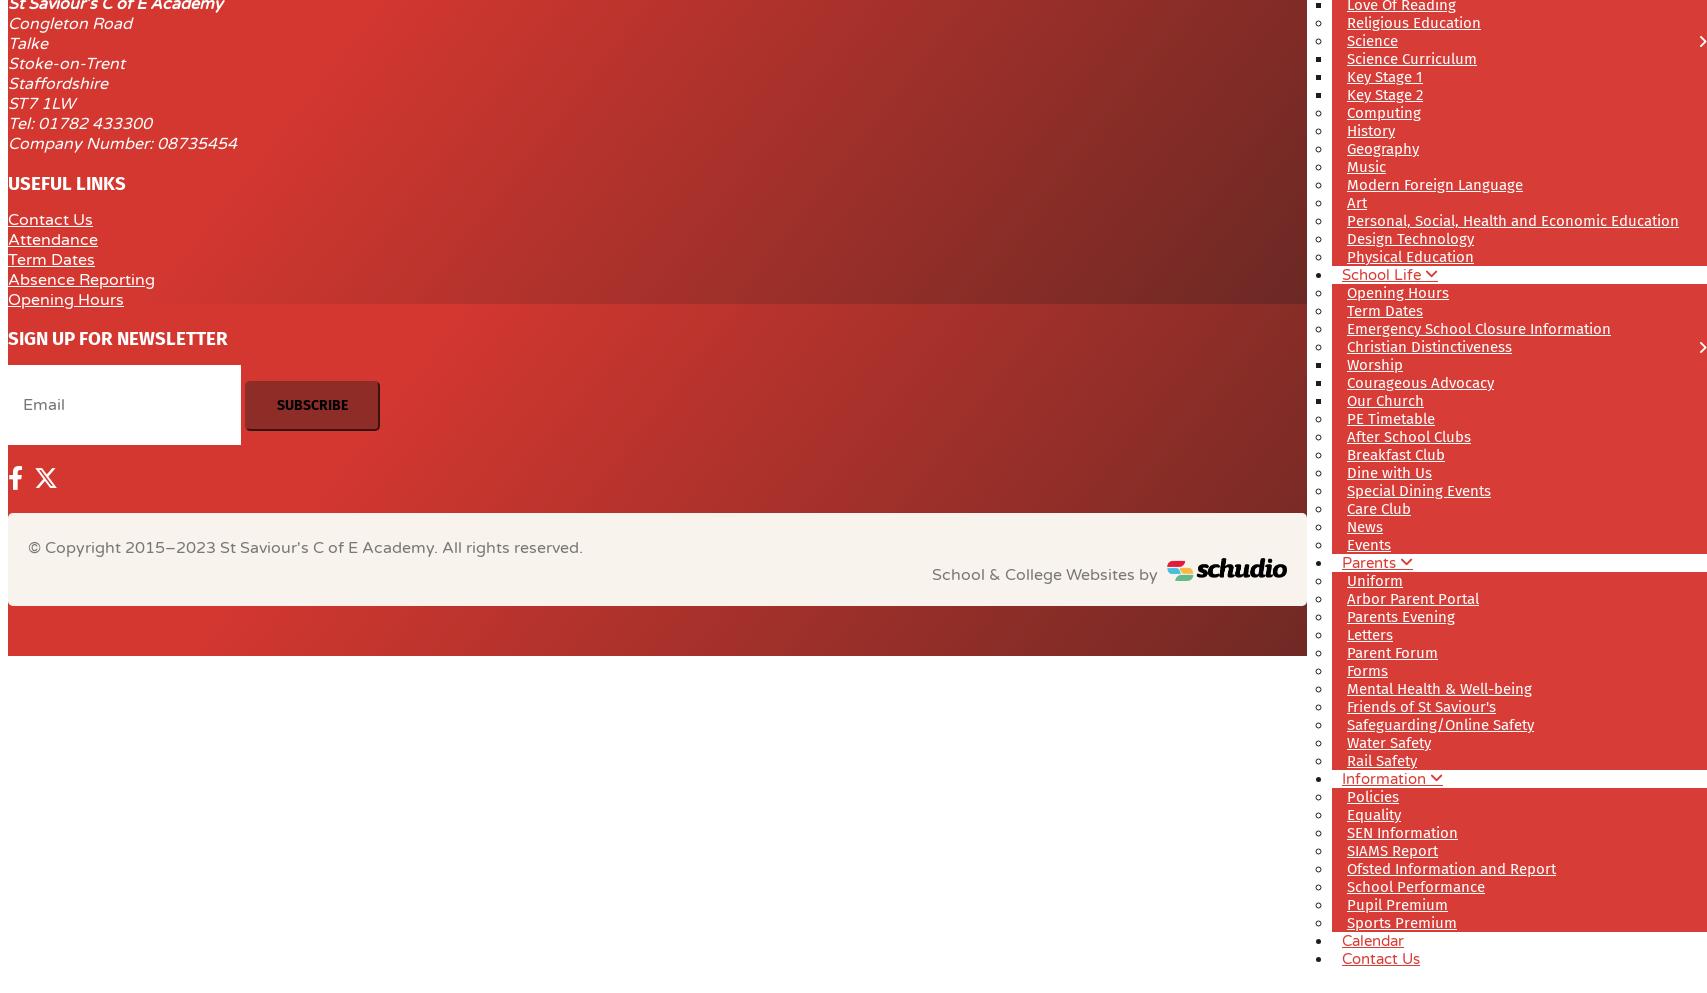 The width and height of the screenshot is (1707, 993). I want to click on 'Attendance', so click(52, 238).